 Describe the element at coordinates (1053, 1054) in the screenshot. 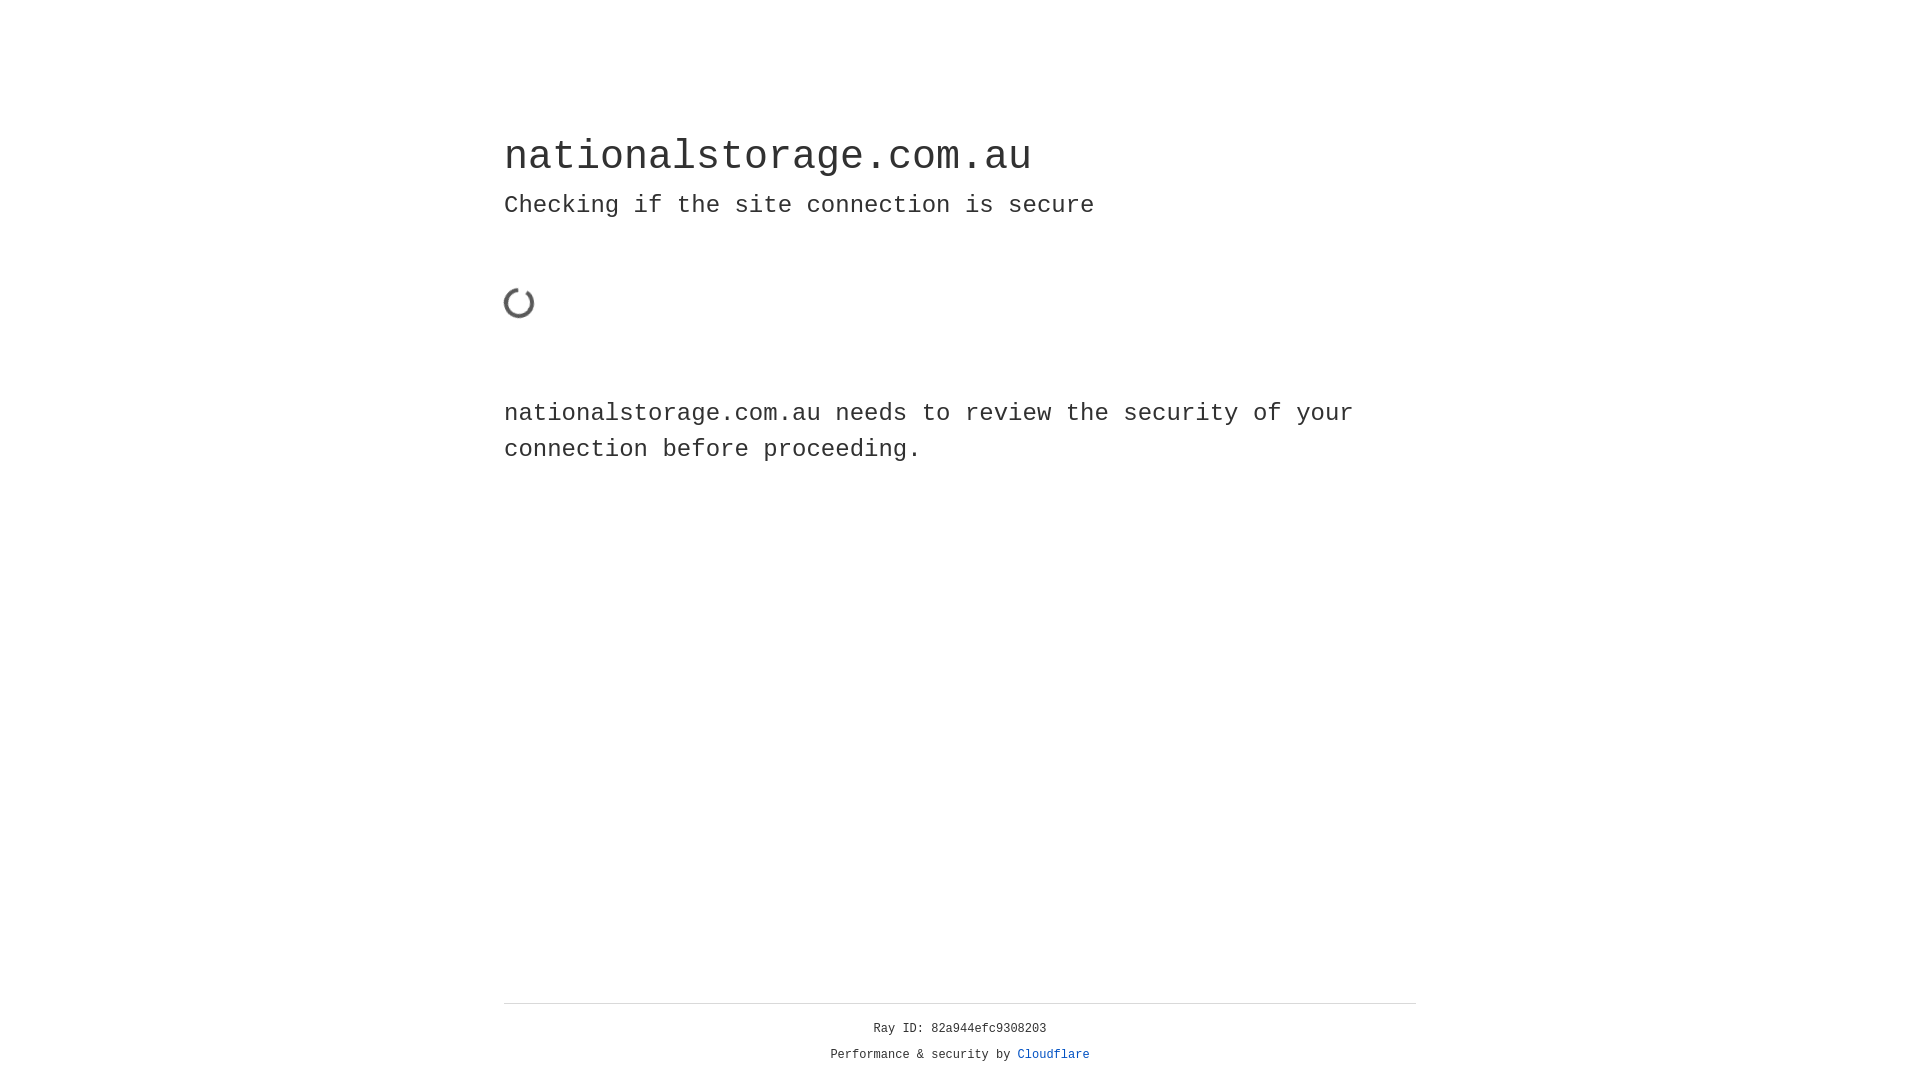

I see `'Cloudflare'` at that location.